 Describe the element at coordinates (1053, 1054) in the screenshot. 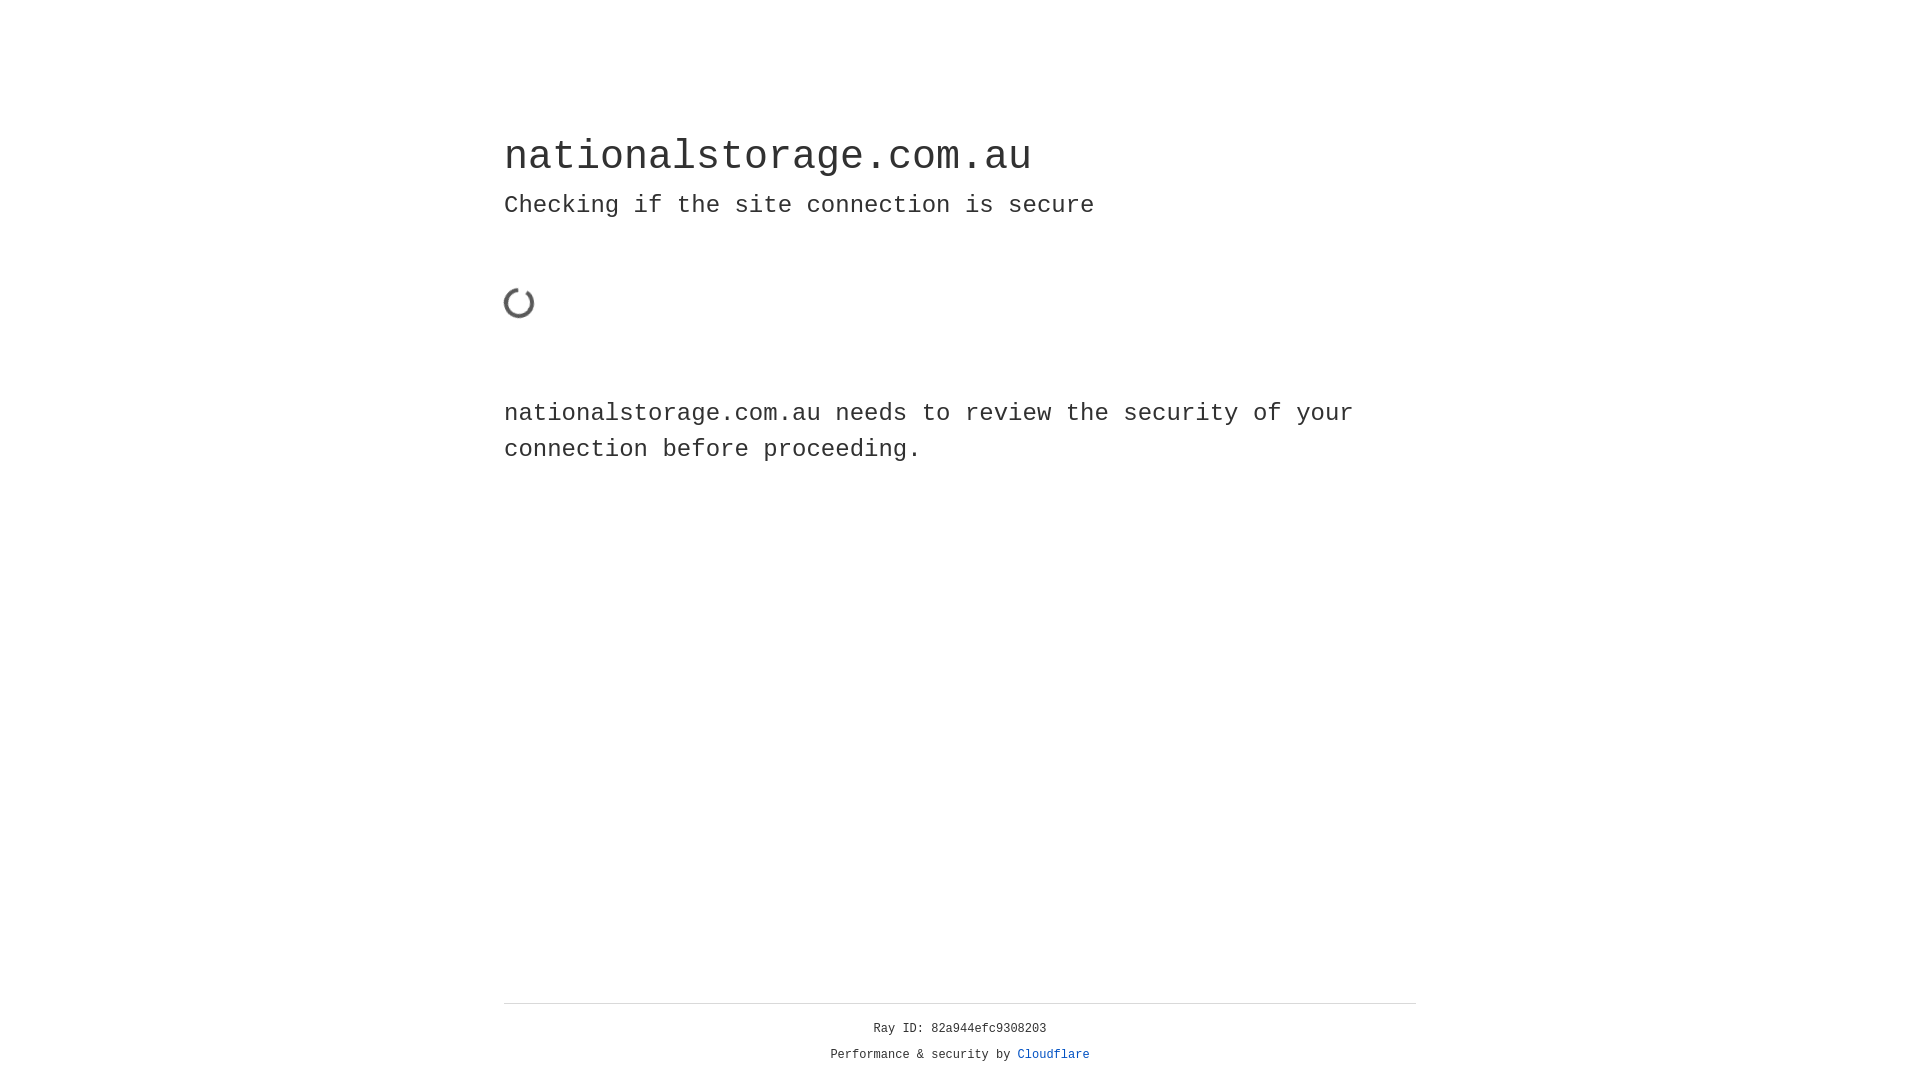

I see `'Cloudflare'` at that location.